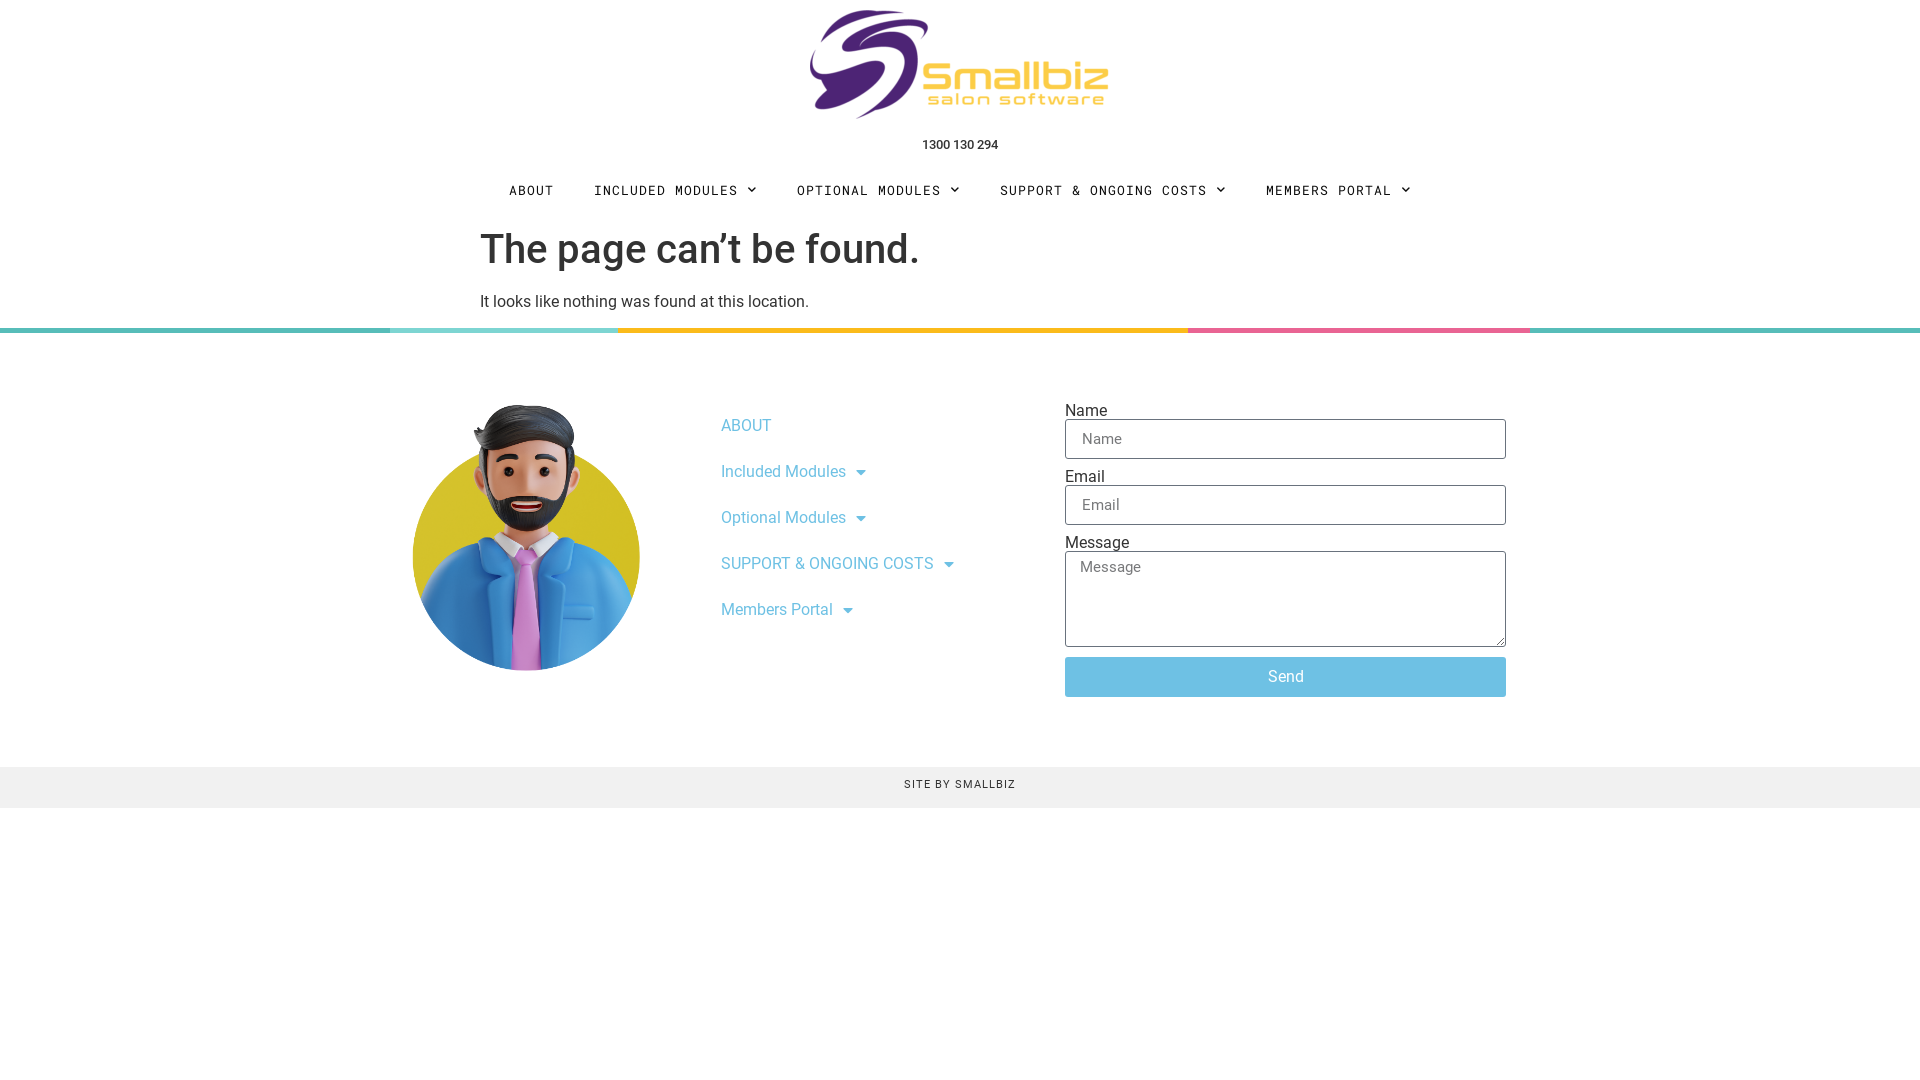 The width and height of the screenshot is (1920, 1080). What do you see at coordinates (1285, 676) in the screenshot?
I see `'Send'` at bounding box center [1285, 676].